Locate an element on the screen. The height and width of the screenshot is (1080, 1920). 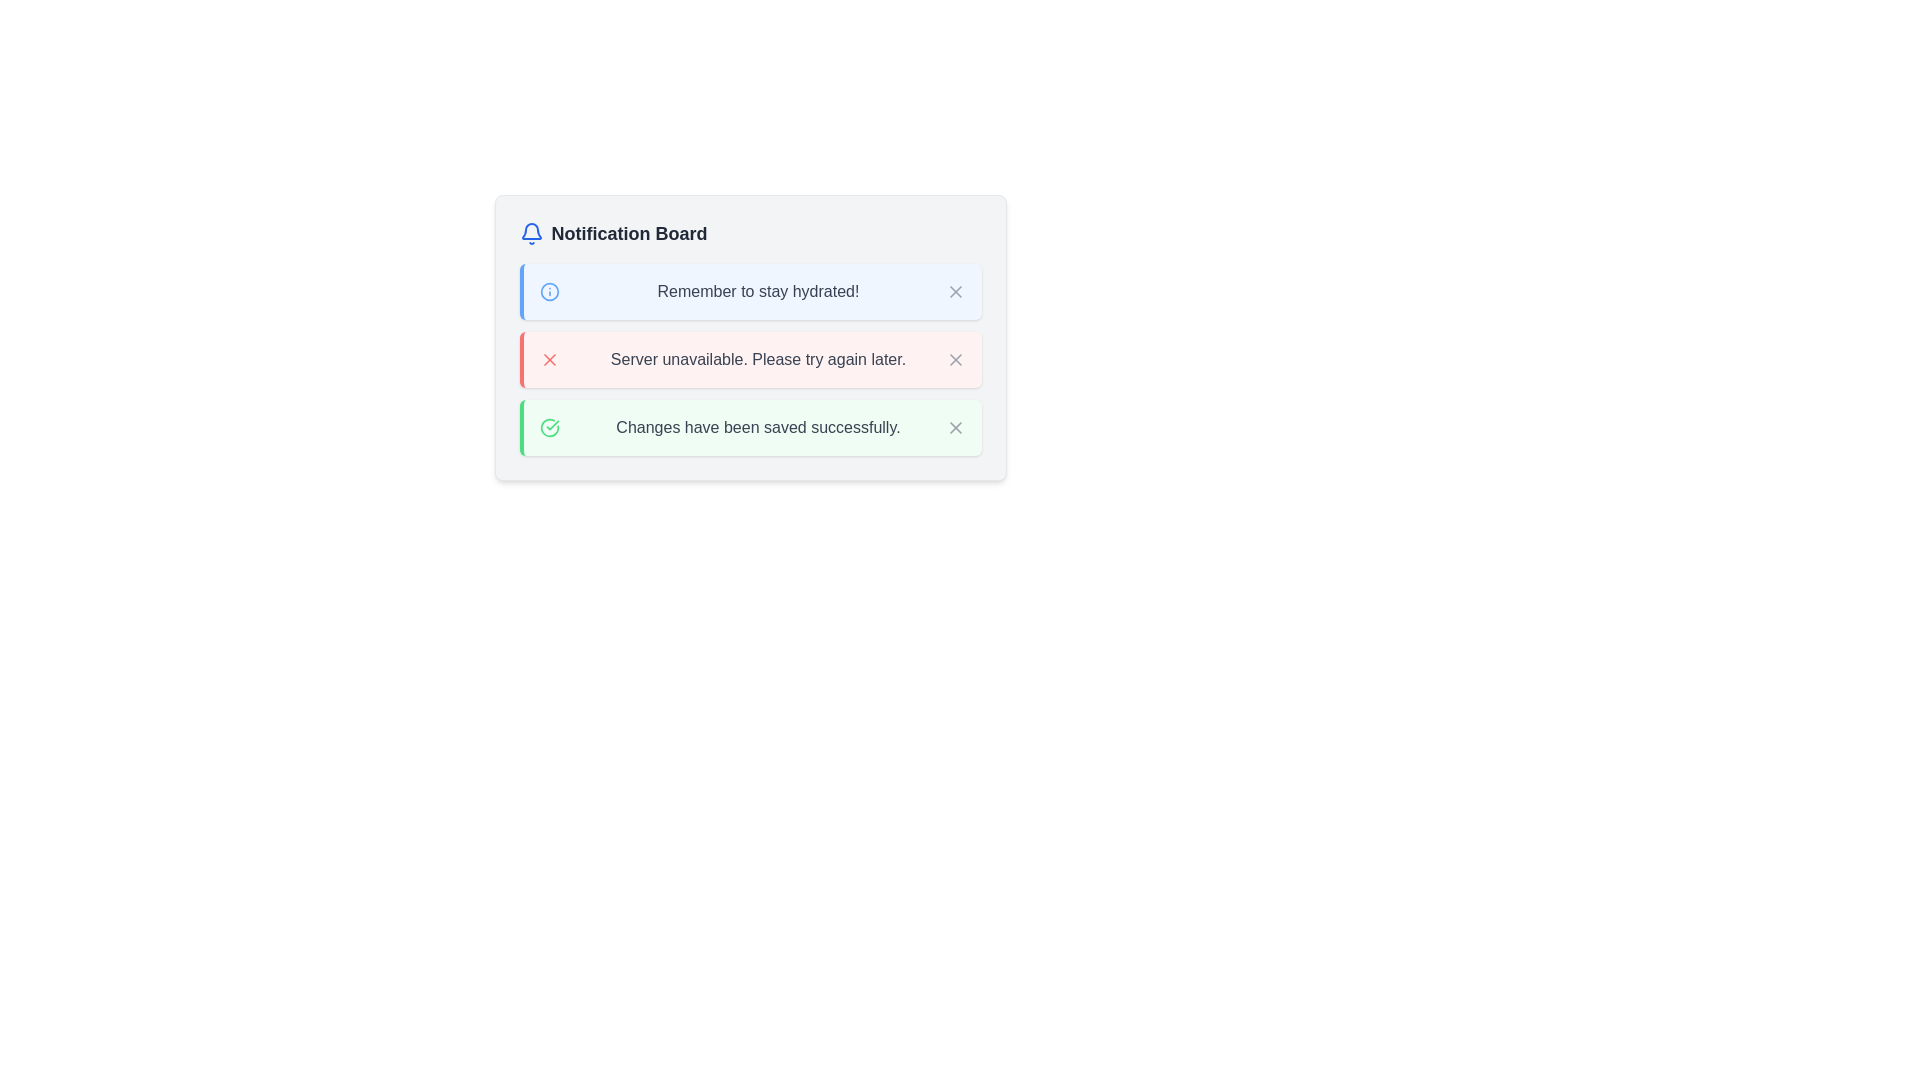
the close button located to the right of the text 'Server unavailable. Please try again later.' is located at coordinates (954, 358).